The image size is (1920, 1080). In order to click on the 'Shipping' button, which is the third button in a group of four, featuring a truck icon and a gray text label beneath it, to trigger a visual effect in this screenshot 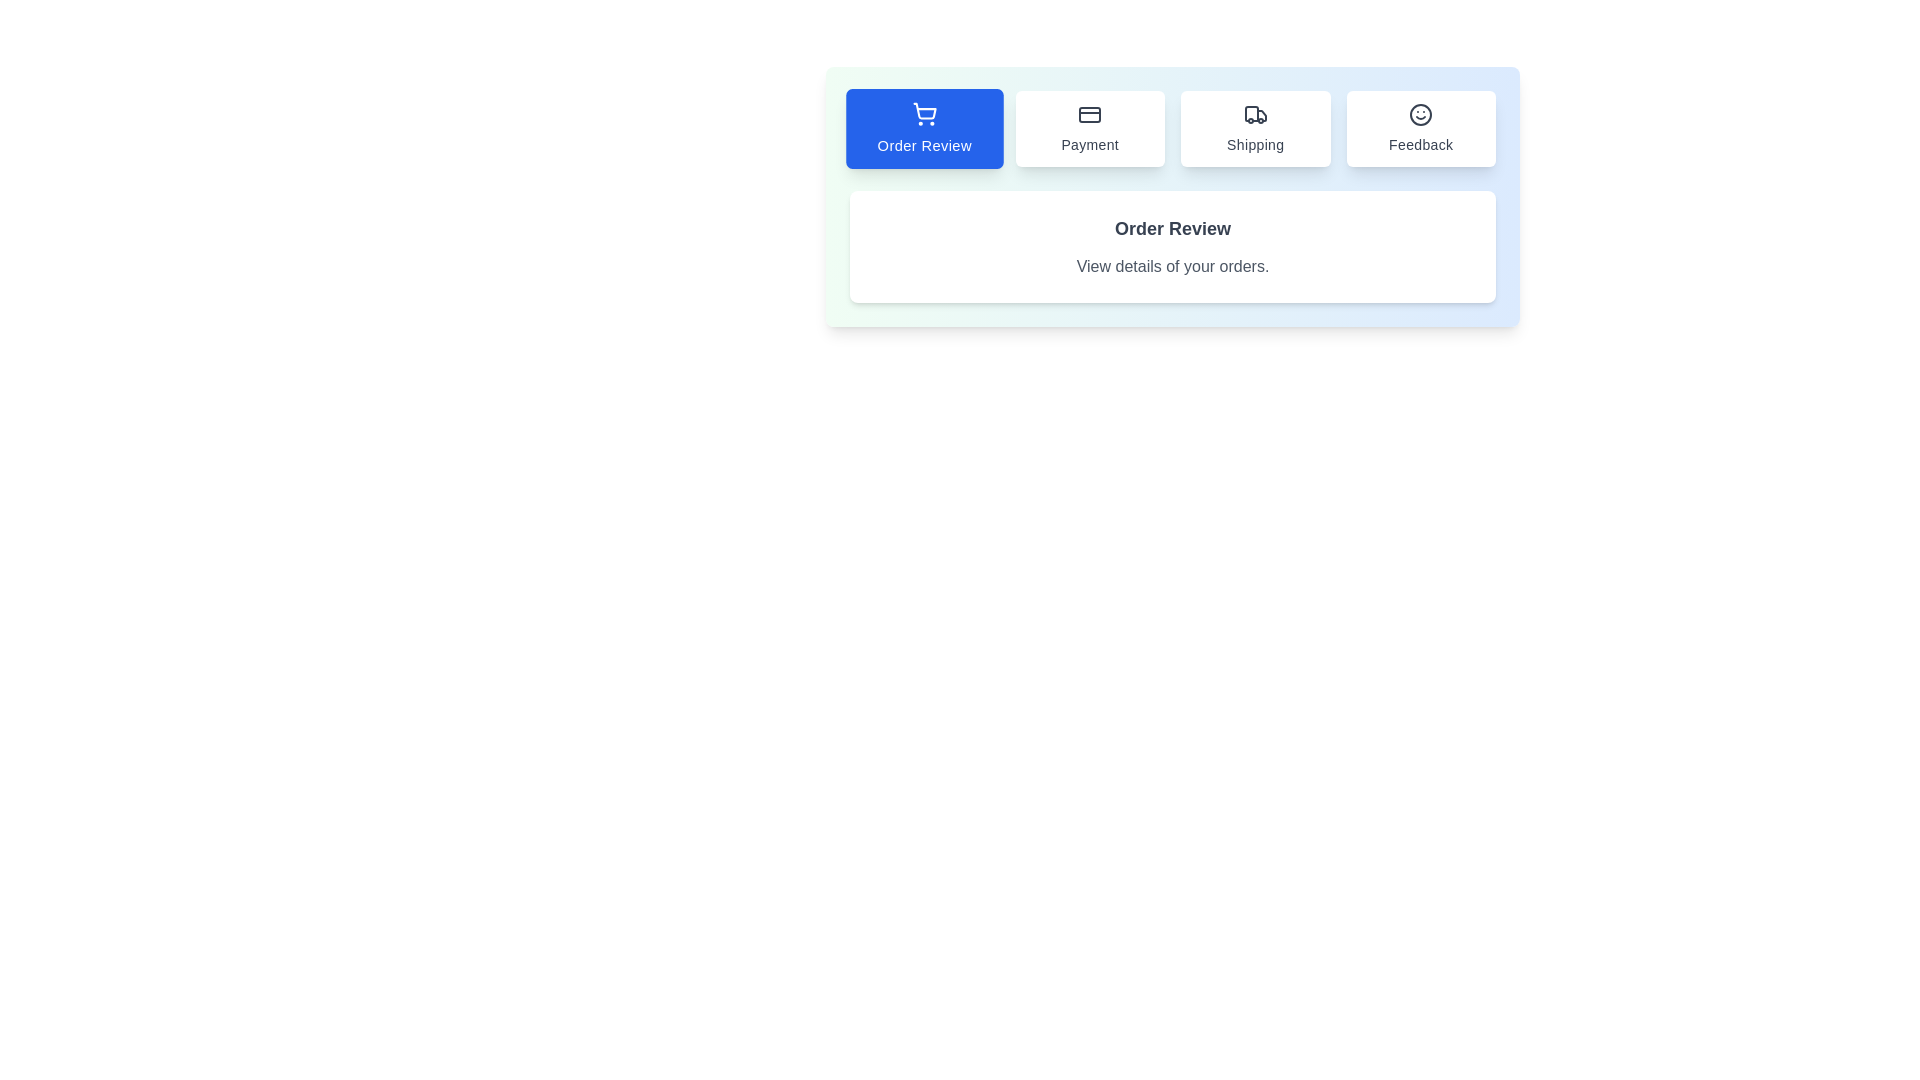, I will do `click(1254, 128)`.